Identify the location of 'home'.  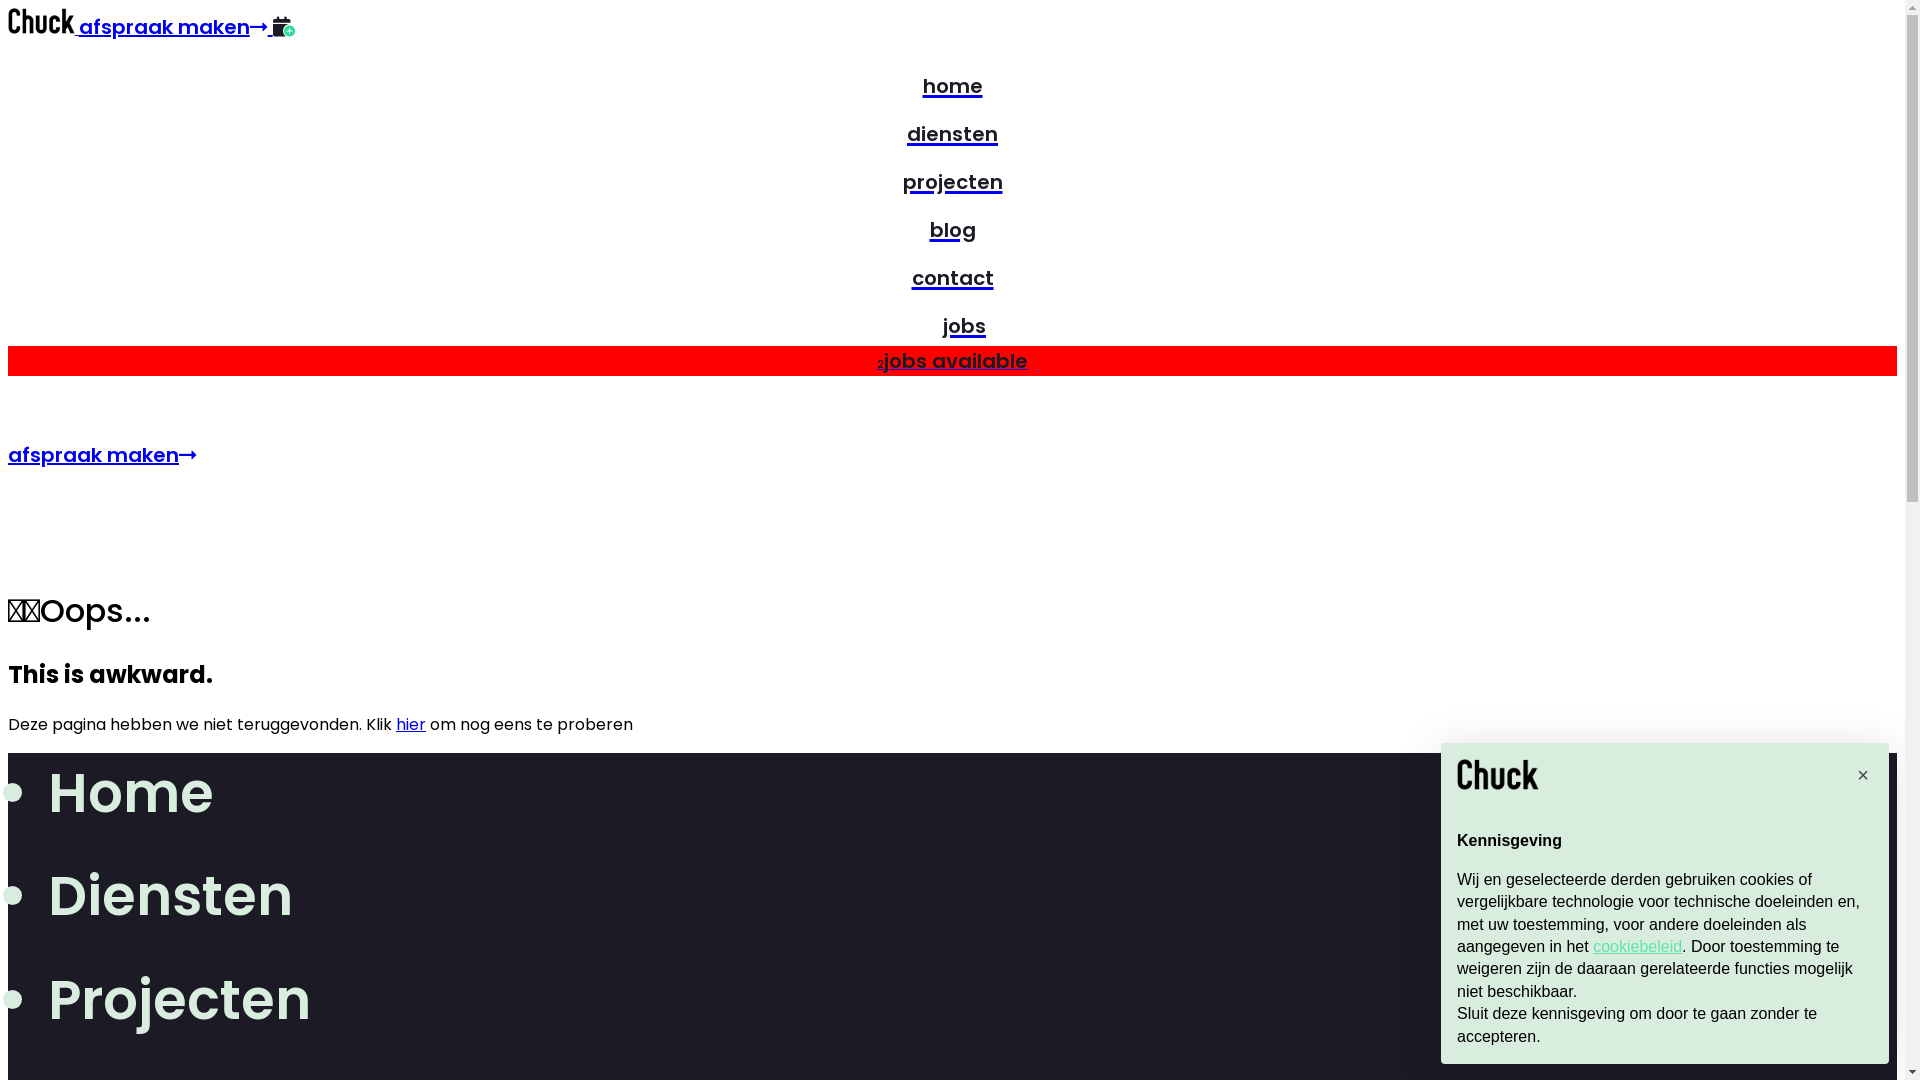
(950, 80).